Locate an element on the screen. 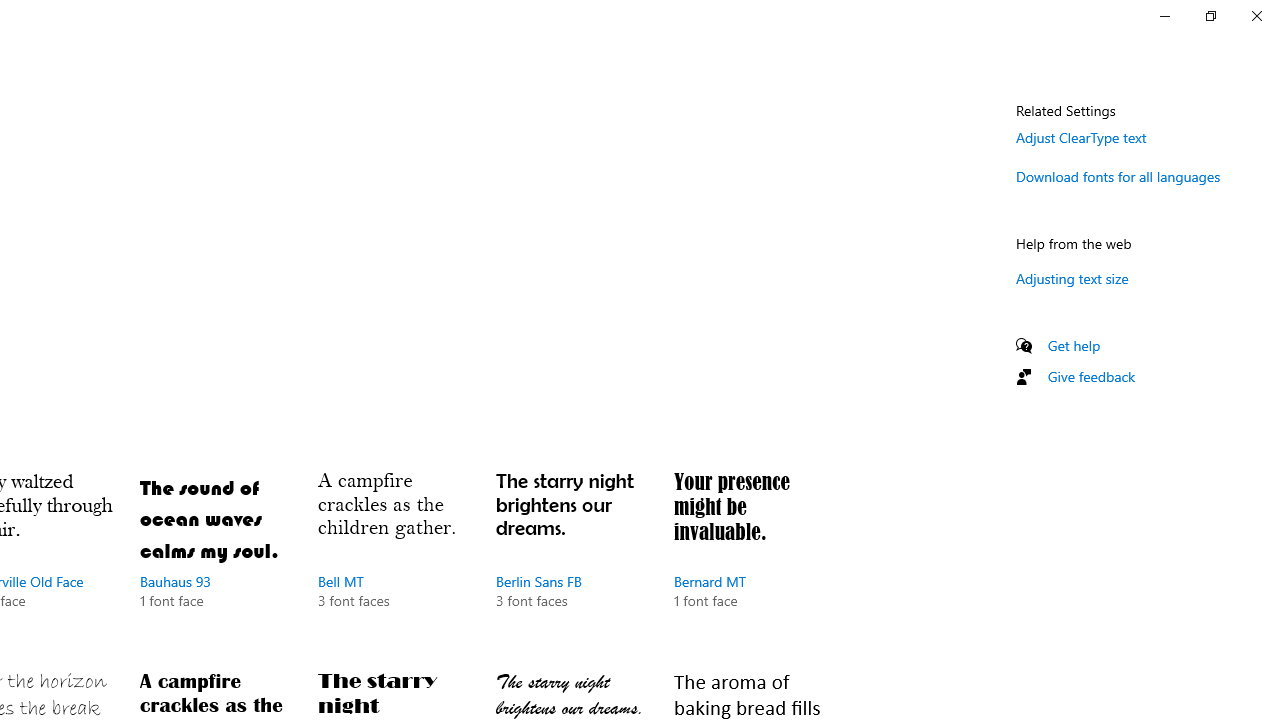  'Bell MT, 3 font faces' is located at coordinates (392, 560).